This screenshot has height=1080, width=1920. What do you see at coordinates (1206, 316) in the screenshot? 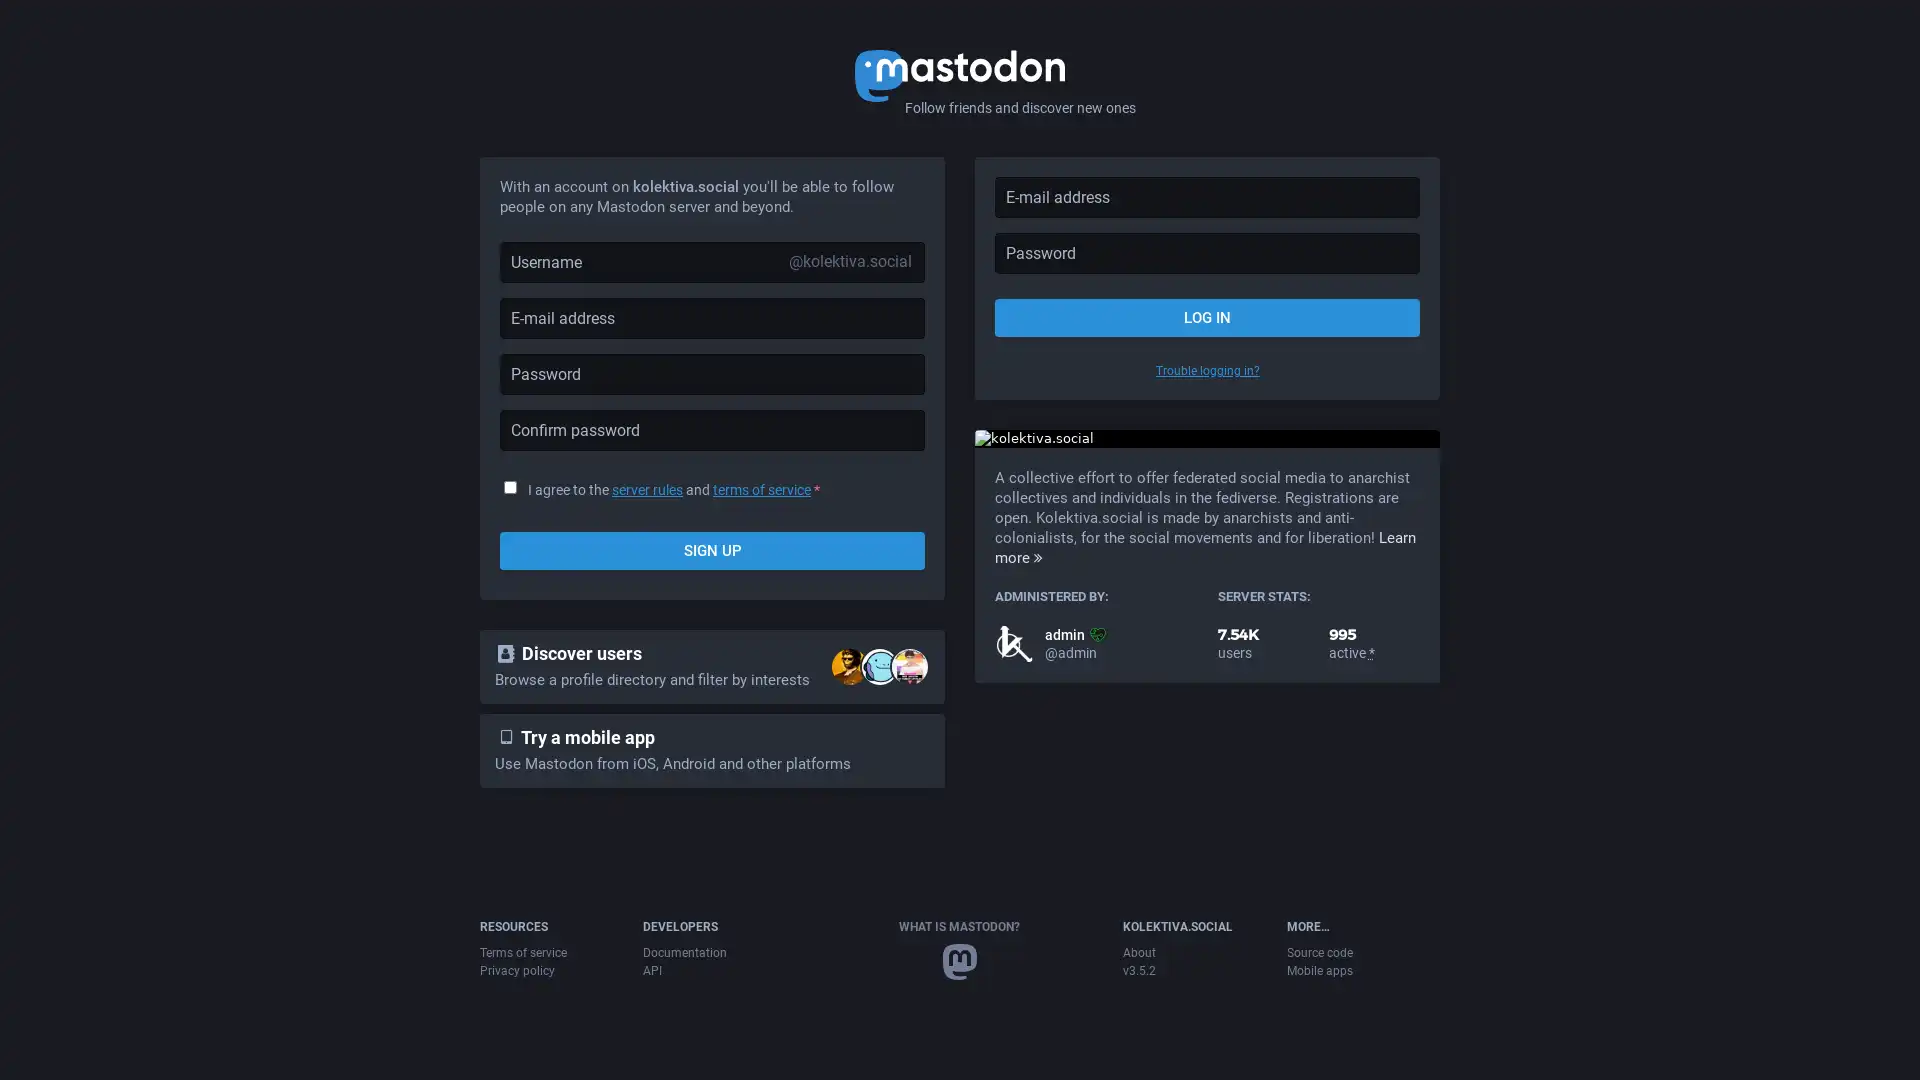
I see `LOG IN` at bounding box center [1206, 316].